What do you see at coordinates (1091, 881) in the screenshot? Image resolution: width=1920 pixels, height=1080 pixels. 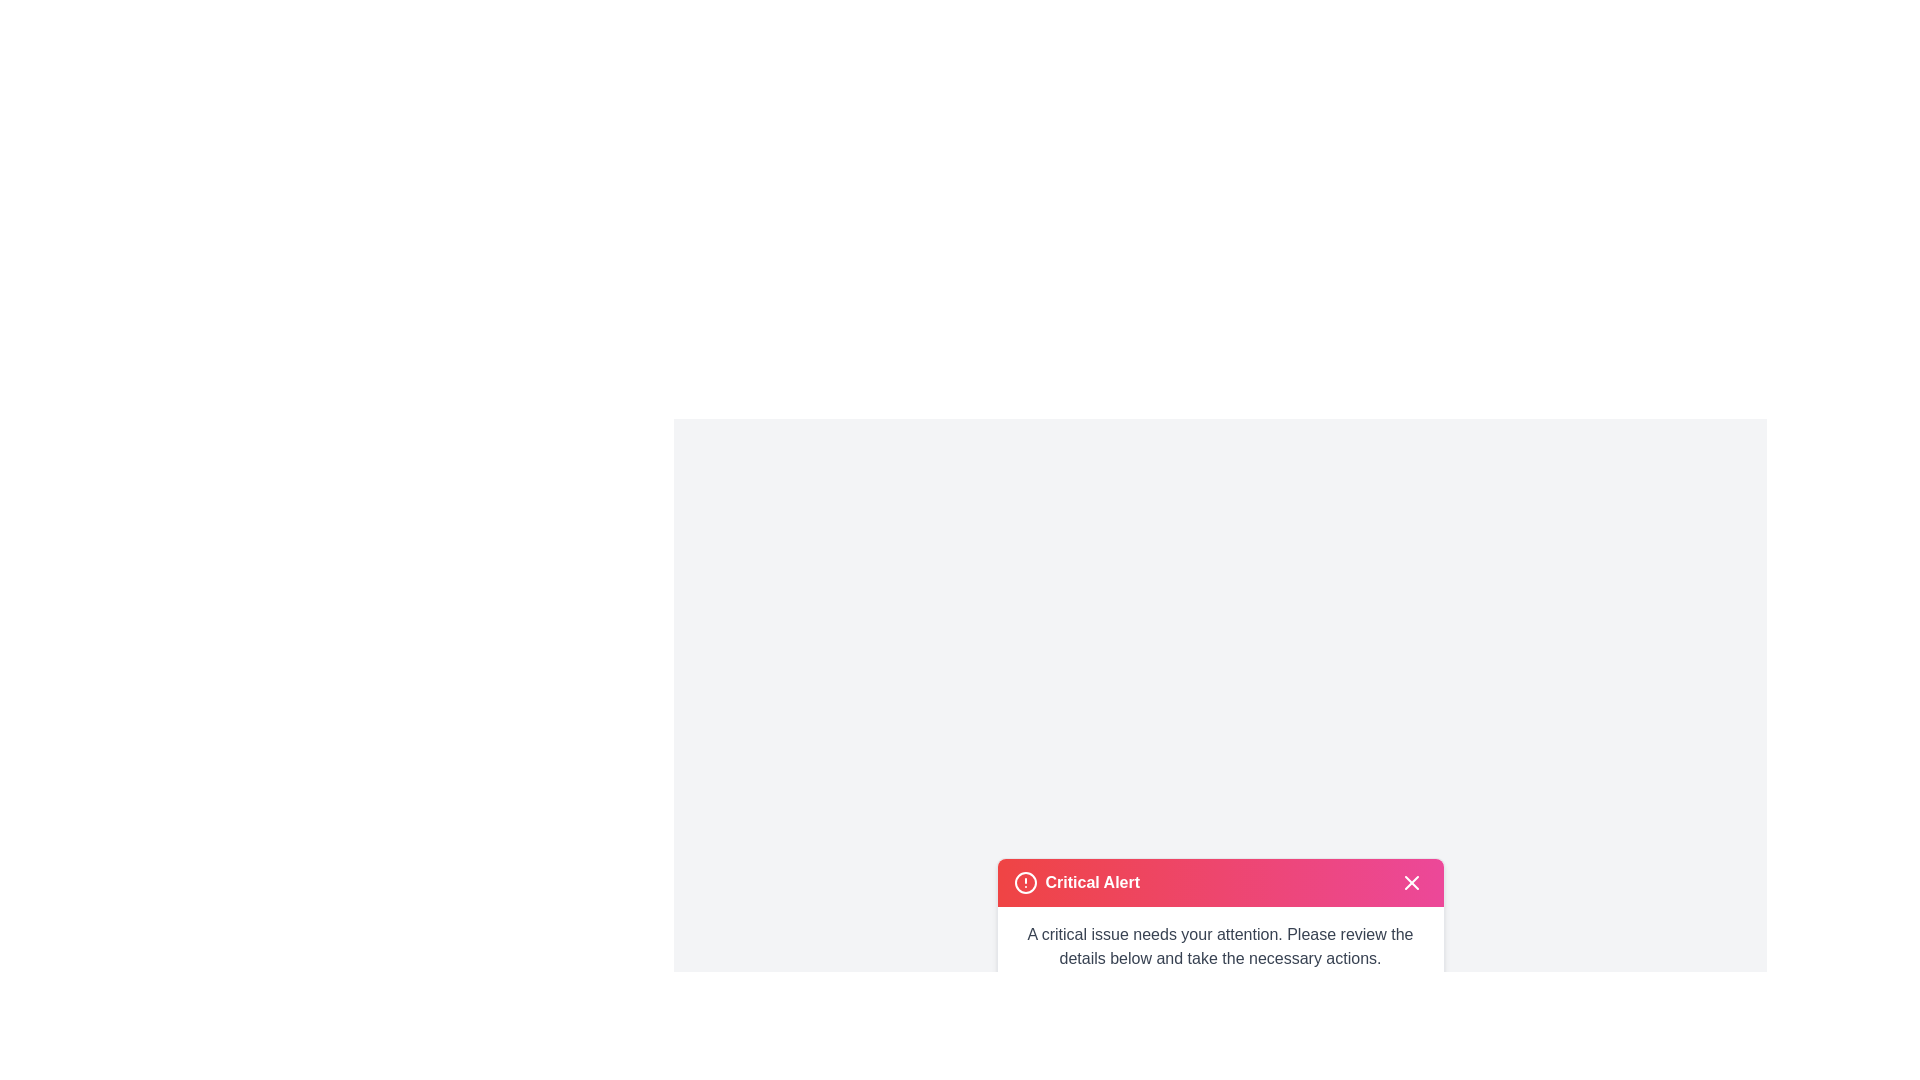 I see `the 'Critical Alert' text block displayed on a red background, indicating high importance, as it is part of an interactive notification` at bounding box center [1091, 881].